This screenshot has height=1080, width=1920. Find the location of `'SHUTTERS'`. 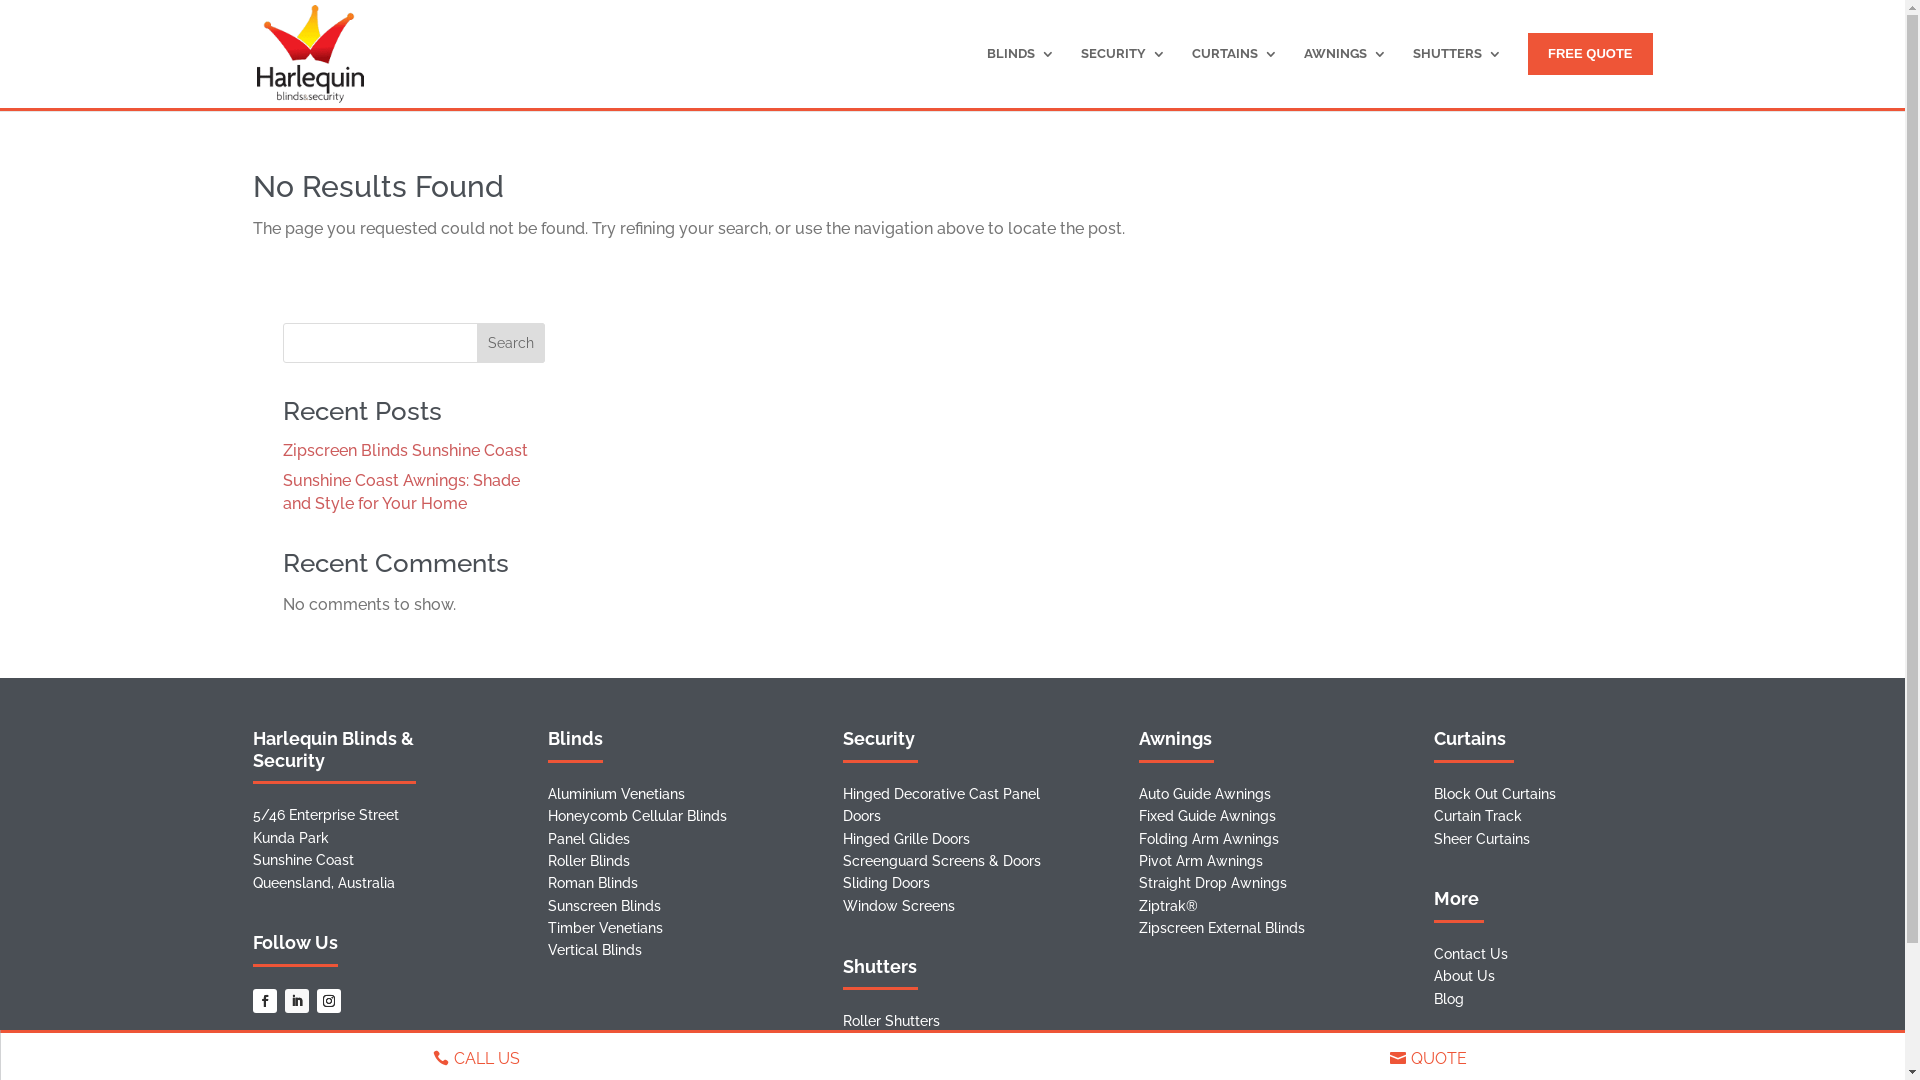

'SHUTTERS' is located at coordinates (1457, 74).